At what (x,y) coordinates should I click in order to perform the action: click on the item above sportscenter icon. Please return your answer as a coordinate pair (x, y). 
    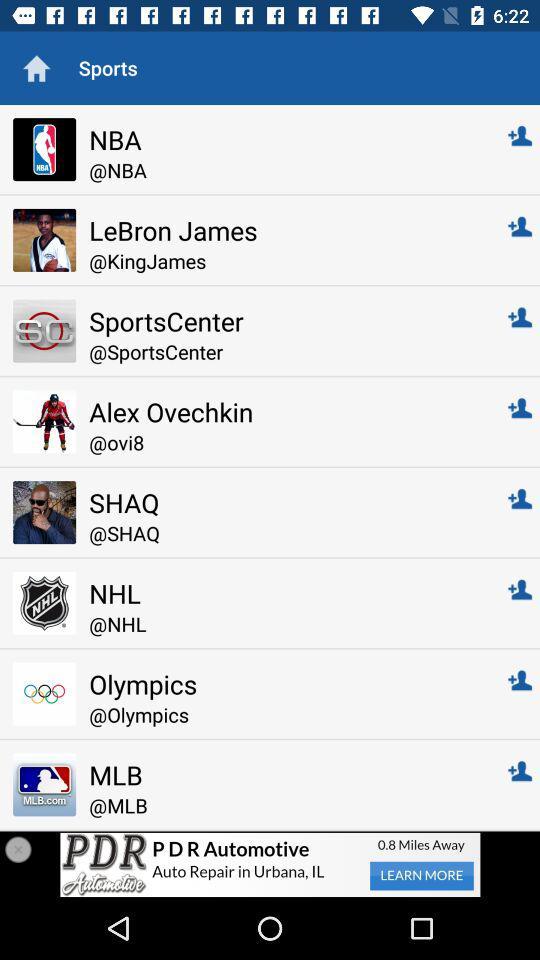
    Looking at the image, I should click on (284, 260).